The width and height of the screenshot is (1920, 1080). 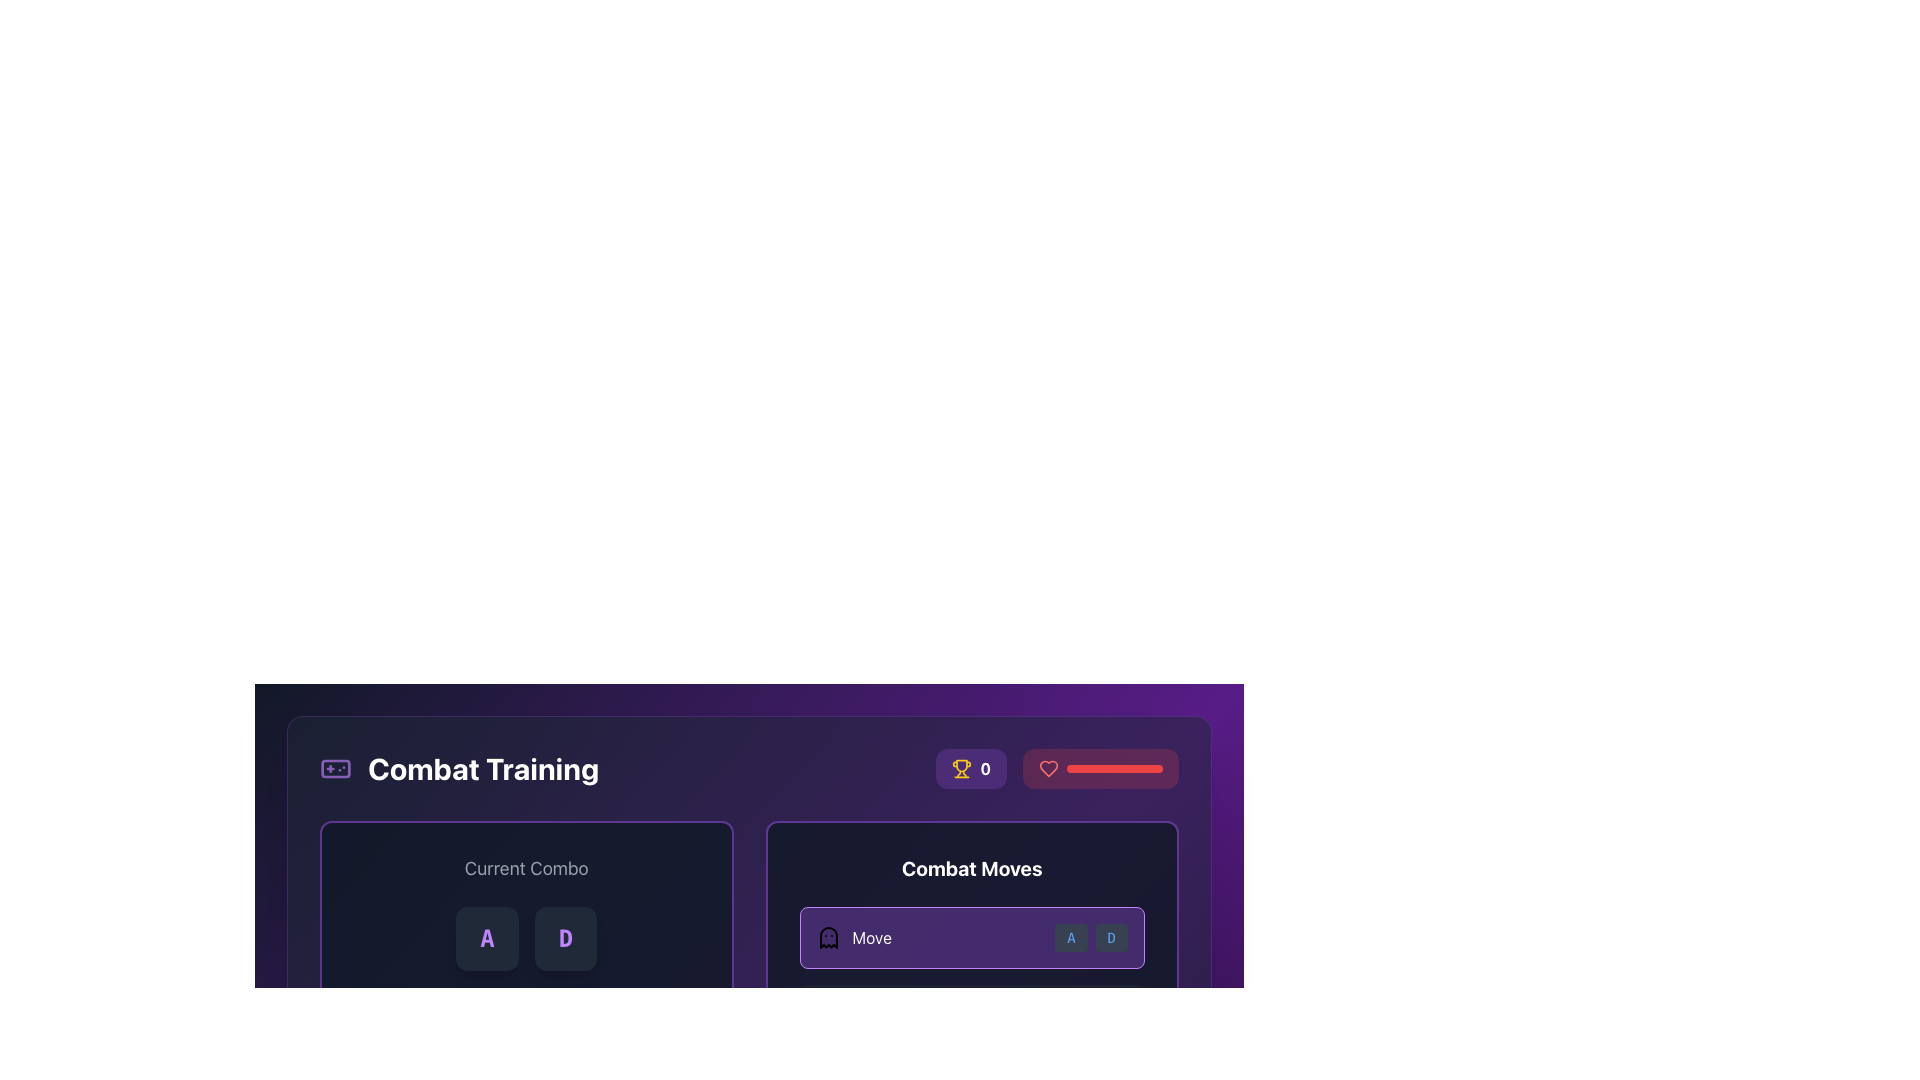 What do you see at coordinates (854, 937) in the screenshot?
I see `the ghost icon of the Label with icon that describes a specific move in the Combat Moves section, located near the paired buttons labeled 'A' and 'D'` at bounding box center [854, 937].